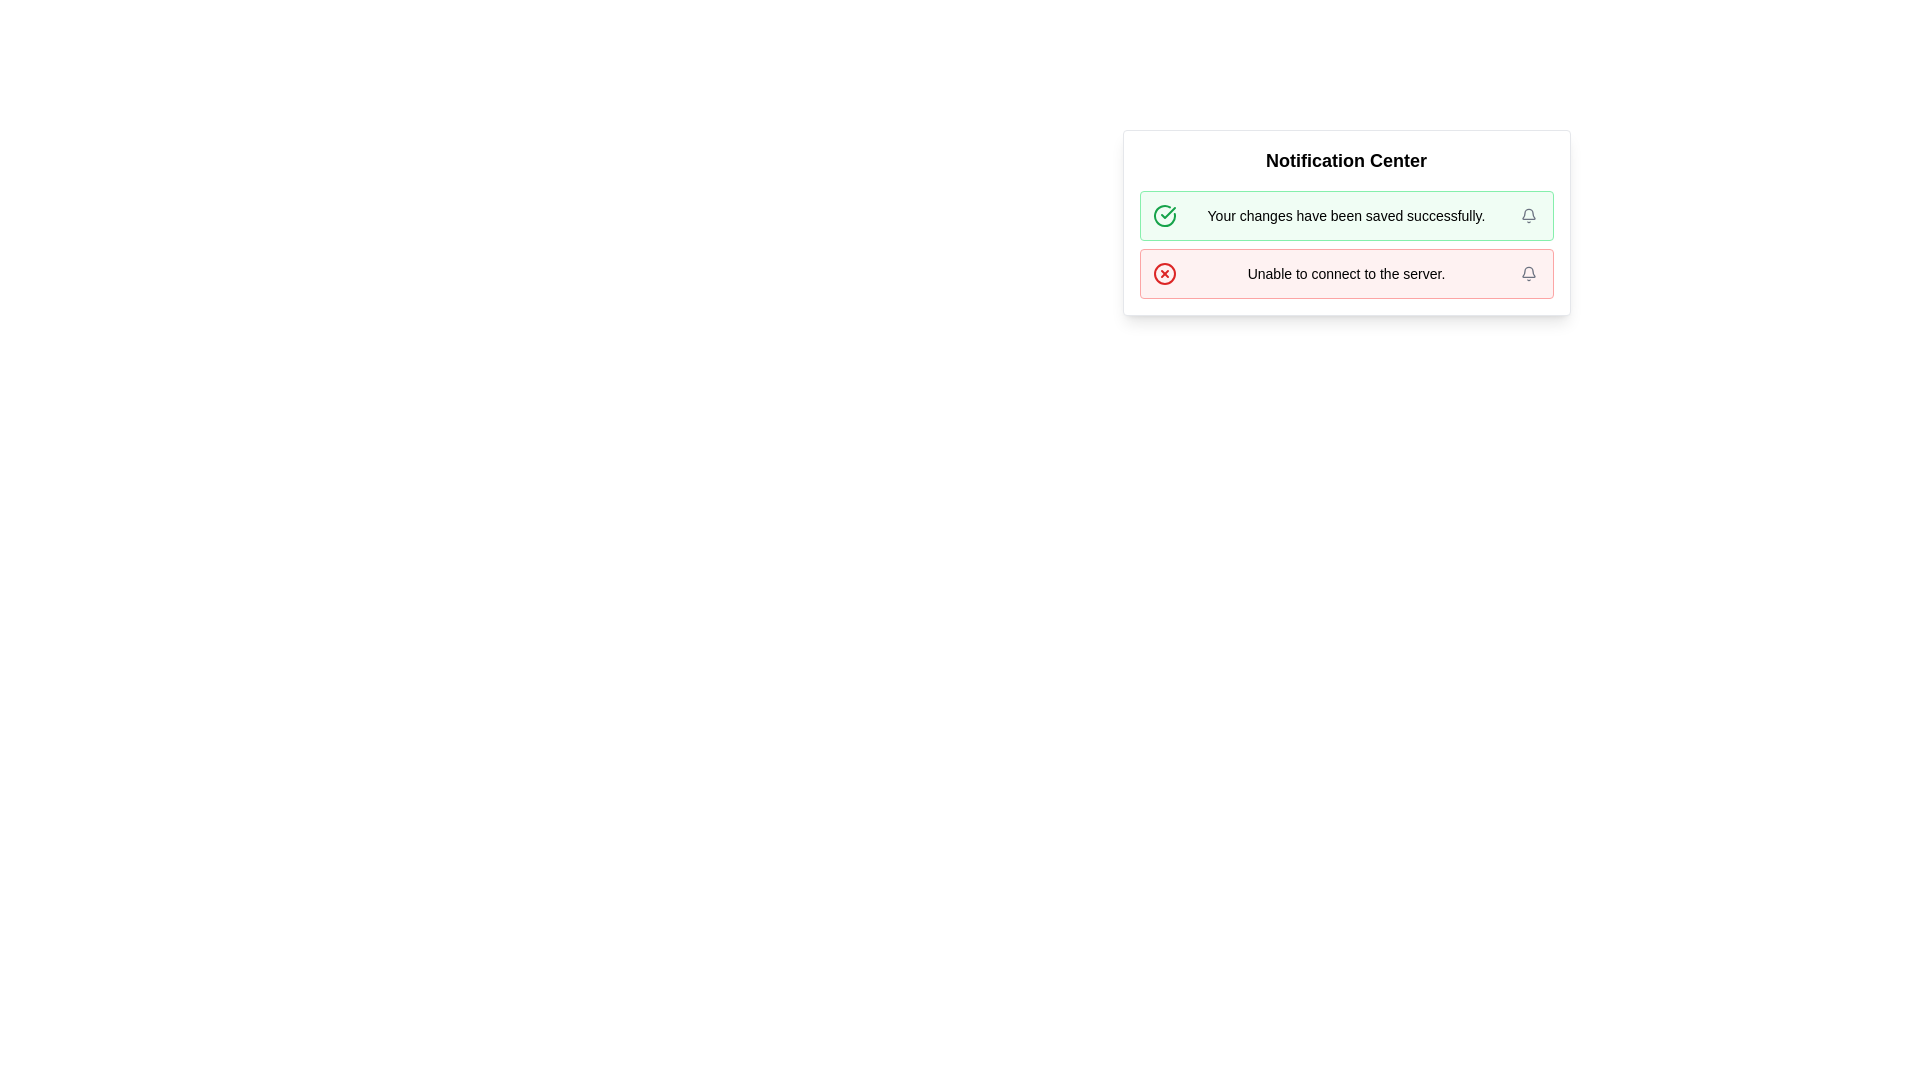 The height and width of the screenshot is (1080, 1920). I want to click on the error notification text label located next to the alert icon in the Notification Center, so click(1346, 273).